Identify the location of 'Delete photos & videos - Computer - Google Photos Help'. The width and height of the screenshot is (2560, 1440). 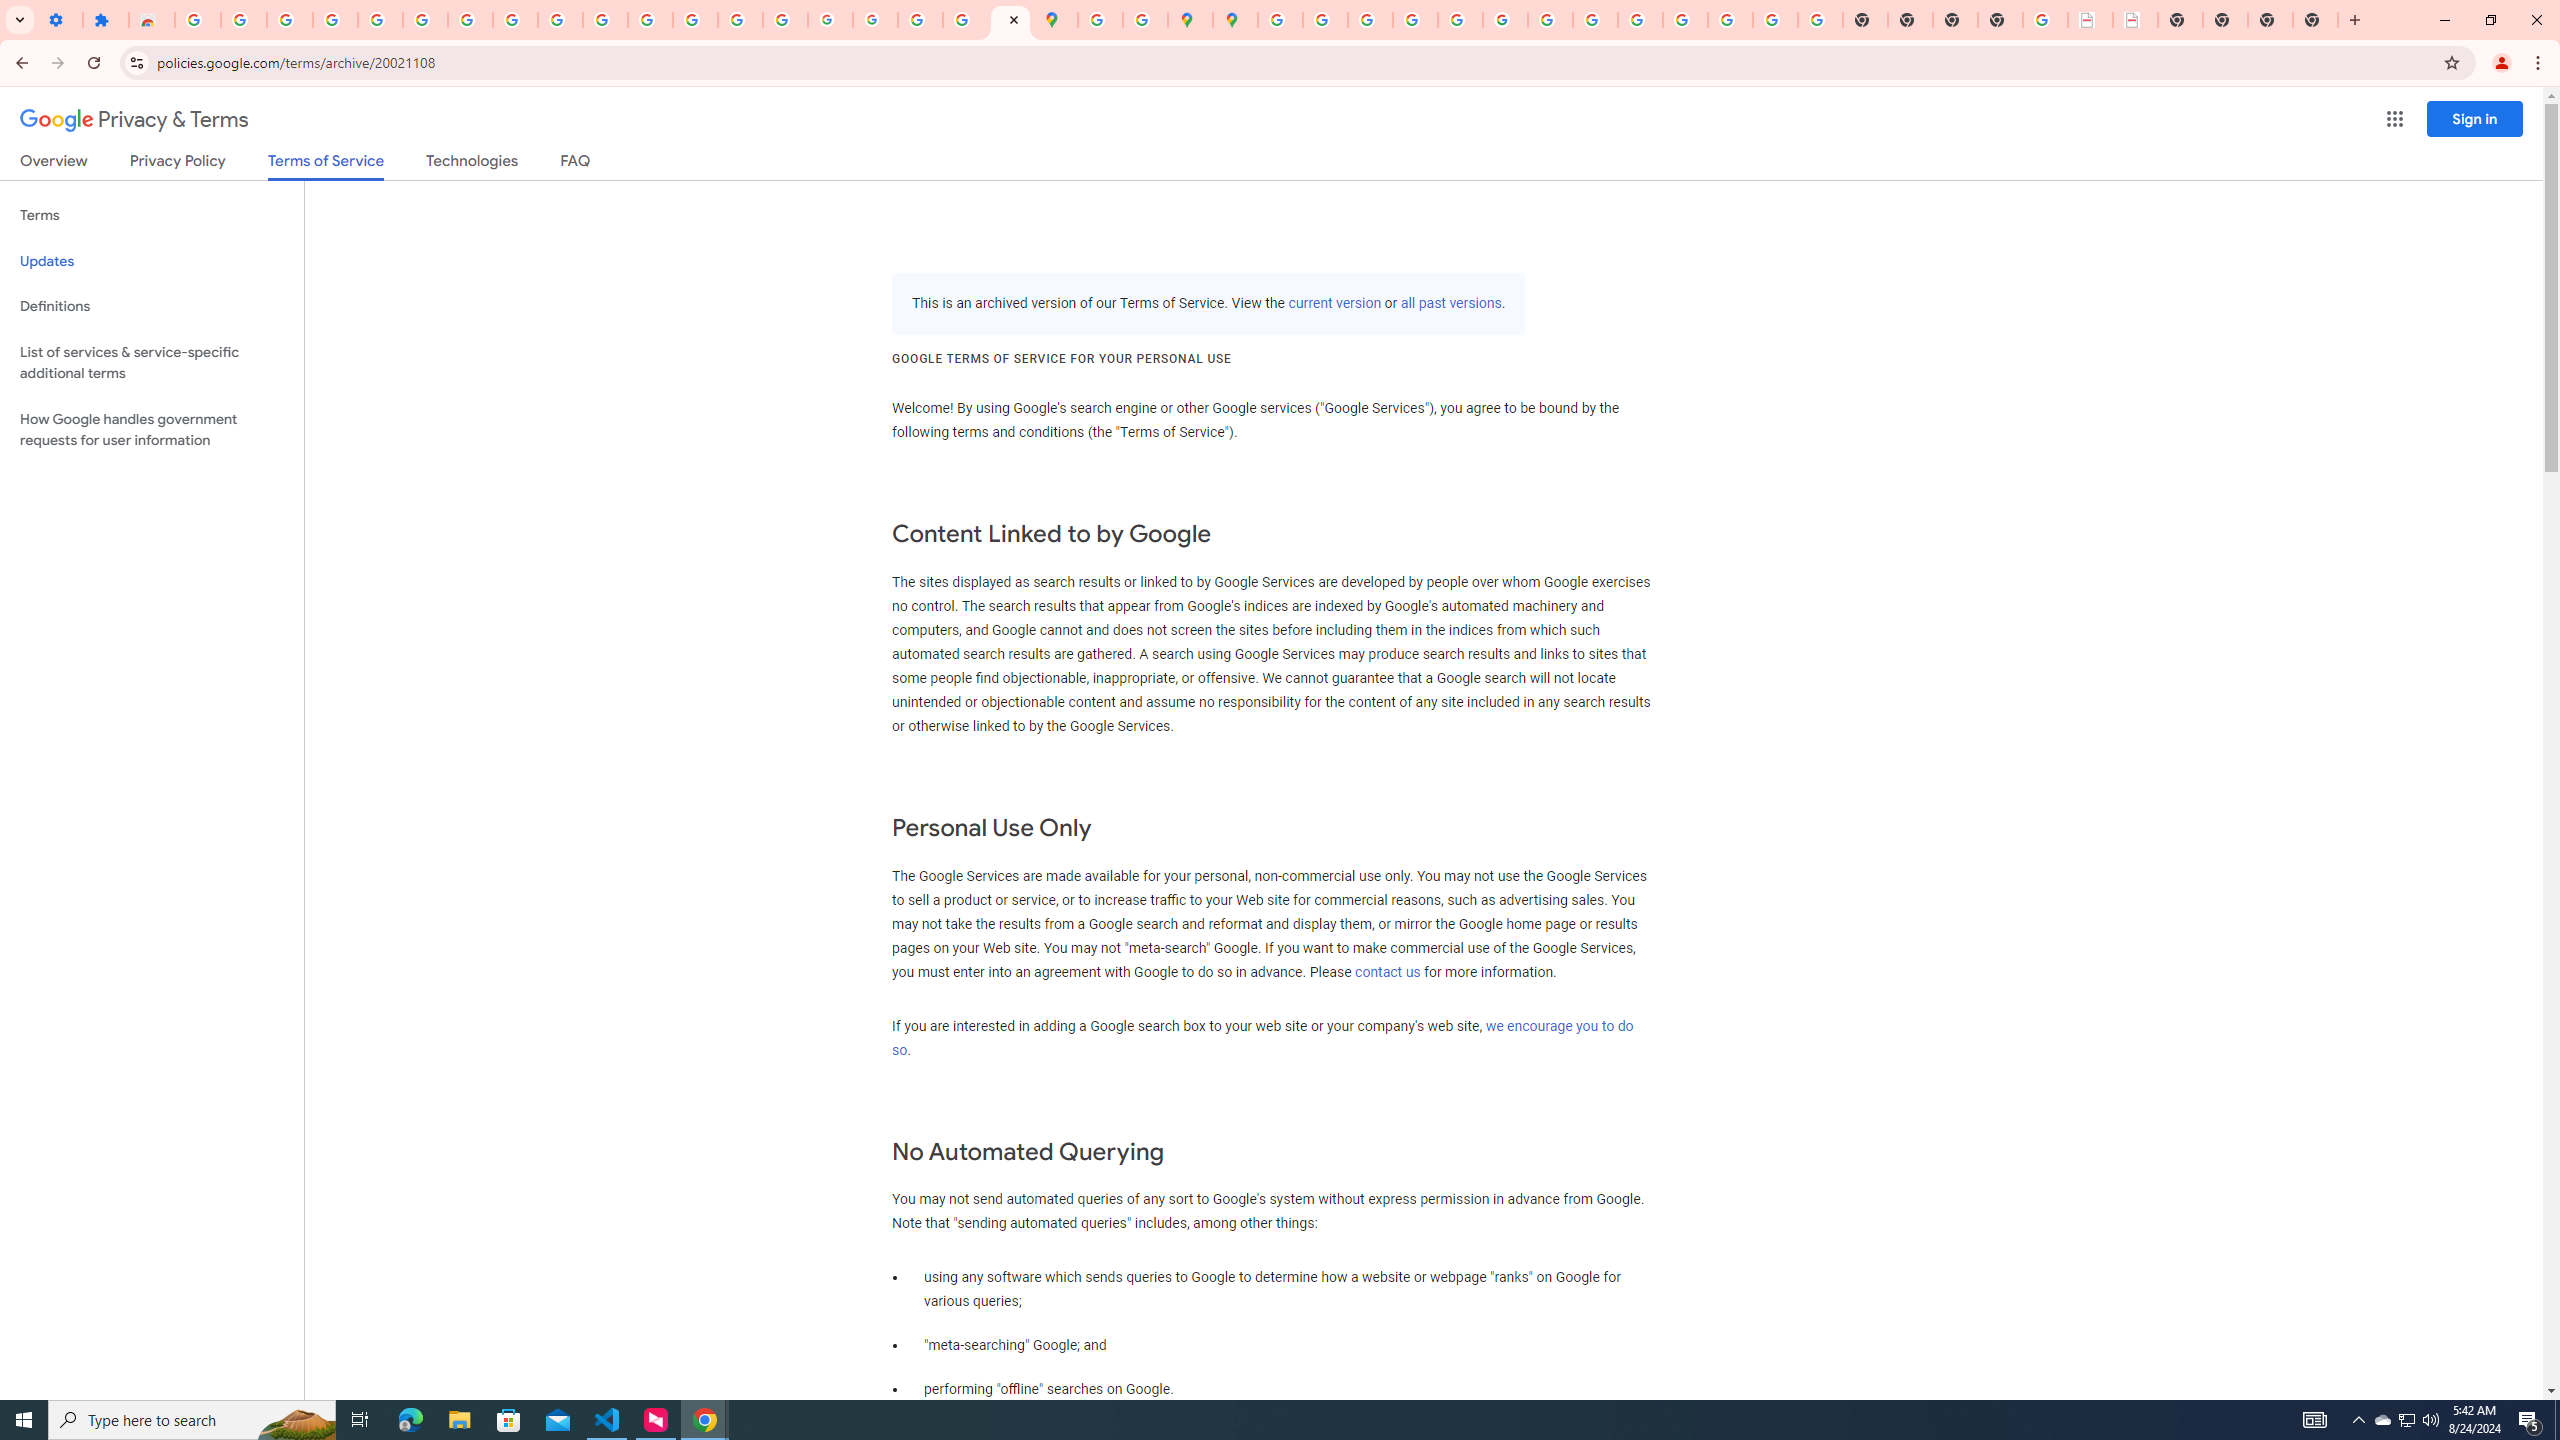
(289, 19).